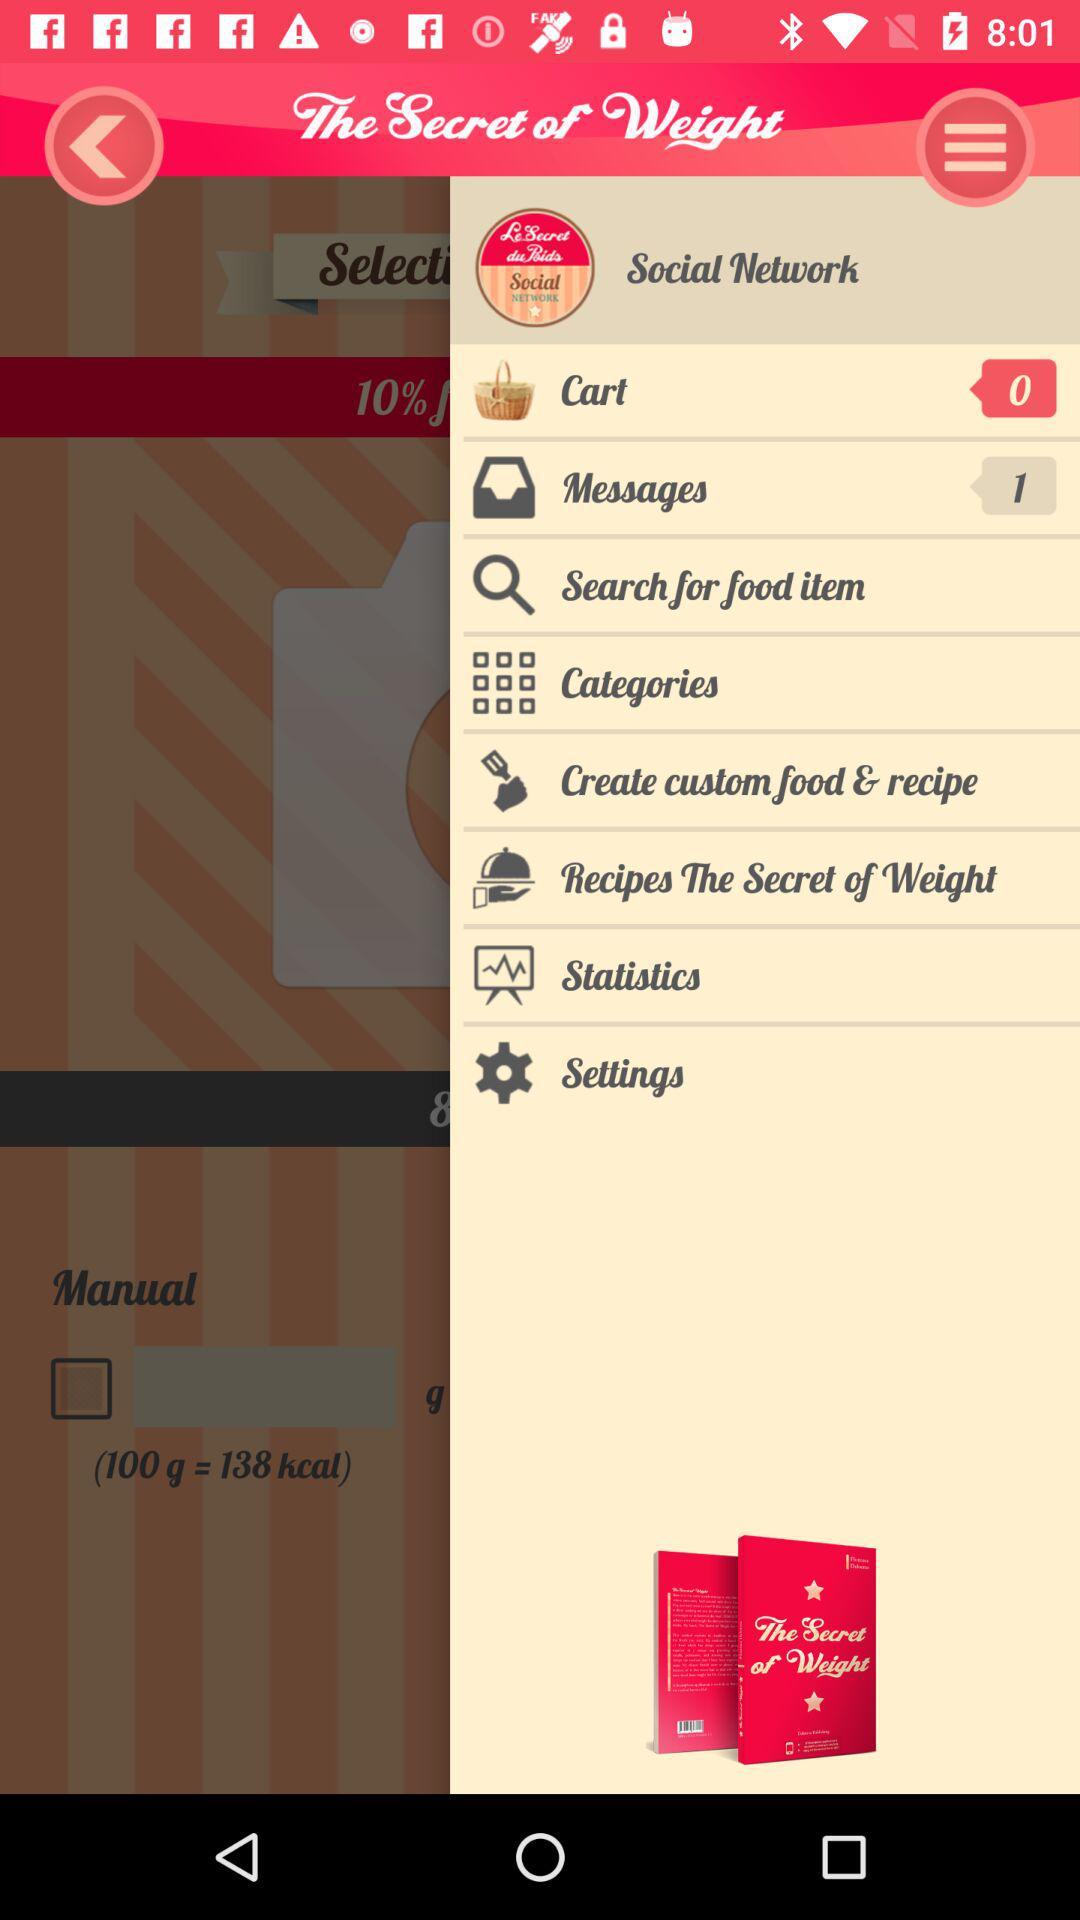 Image resolution: width=1080 pixels, height=1920 pixels. Describe the element at coordinates (764, 1649) in the screenshot. I see `the image below settings` at that location.